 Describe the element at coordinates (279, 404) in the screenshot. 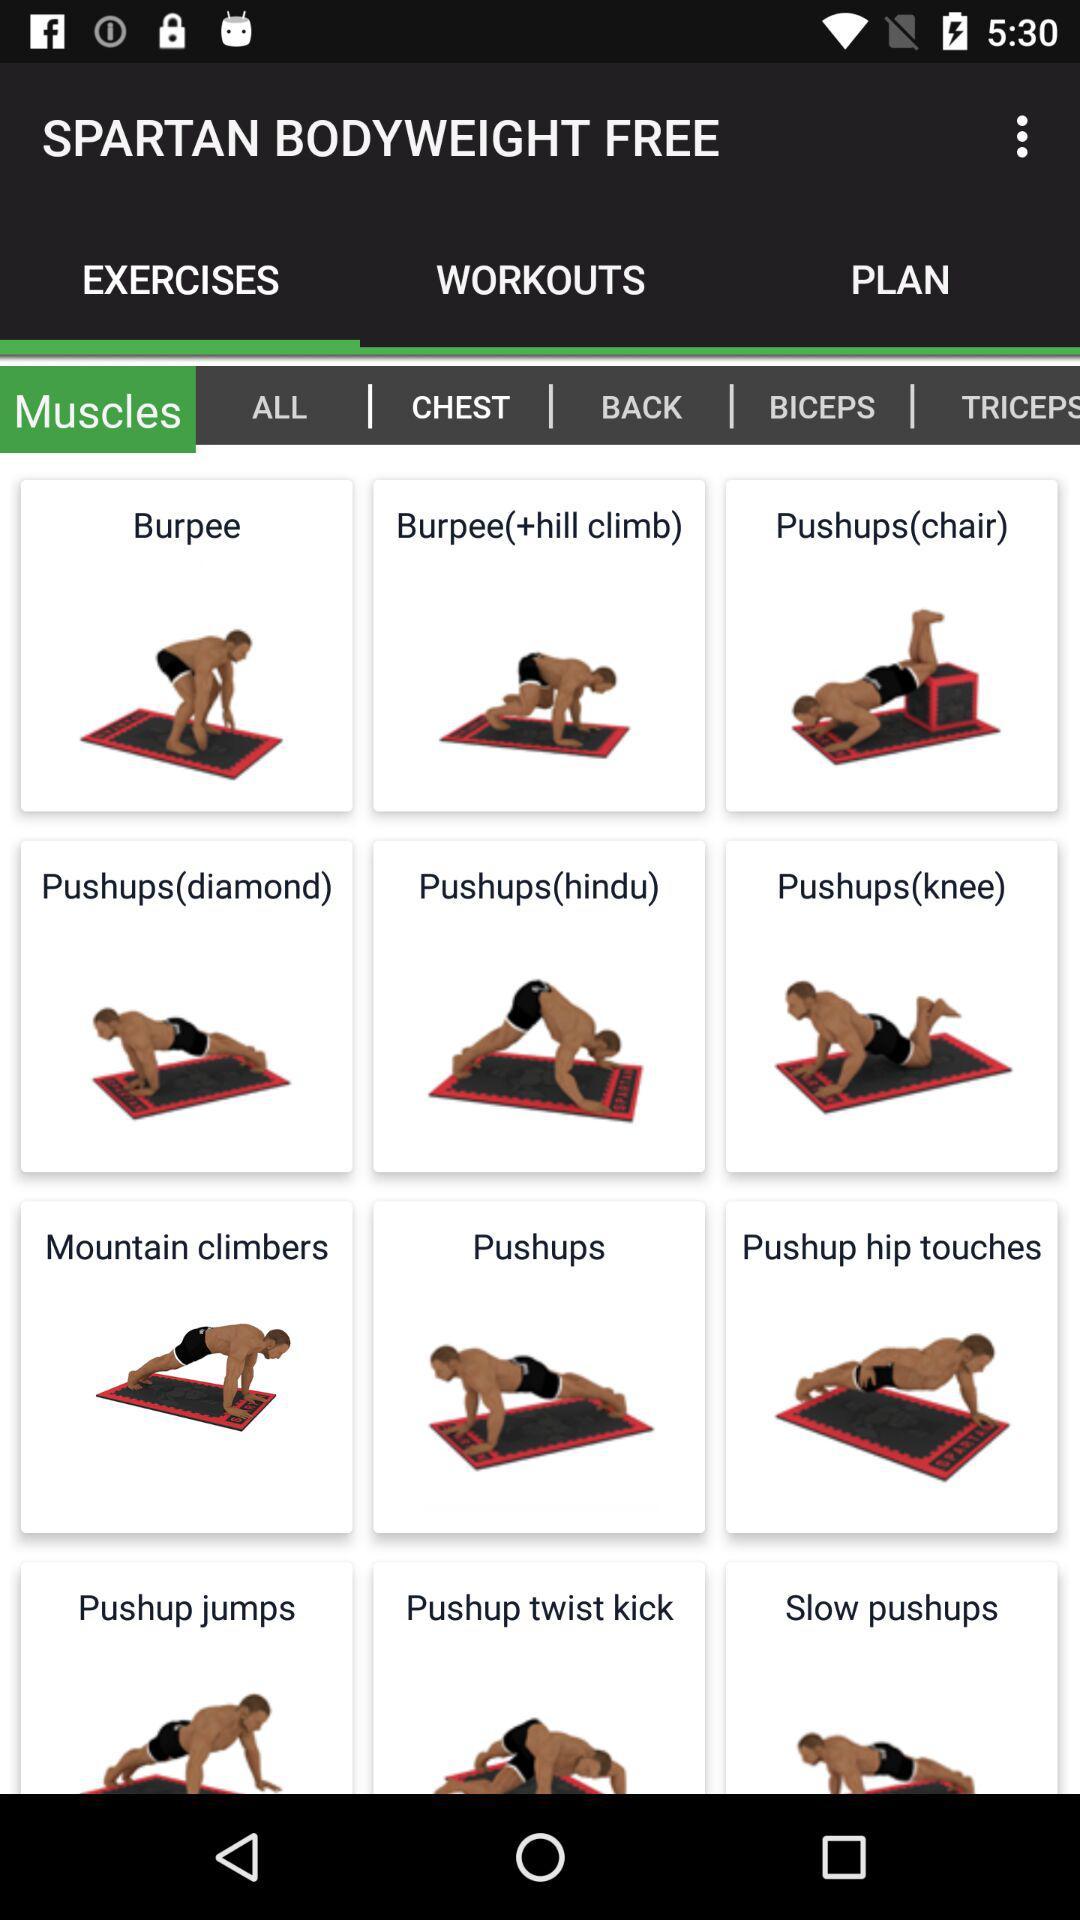

I see `item next to |` at that location.